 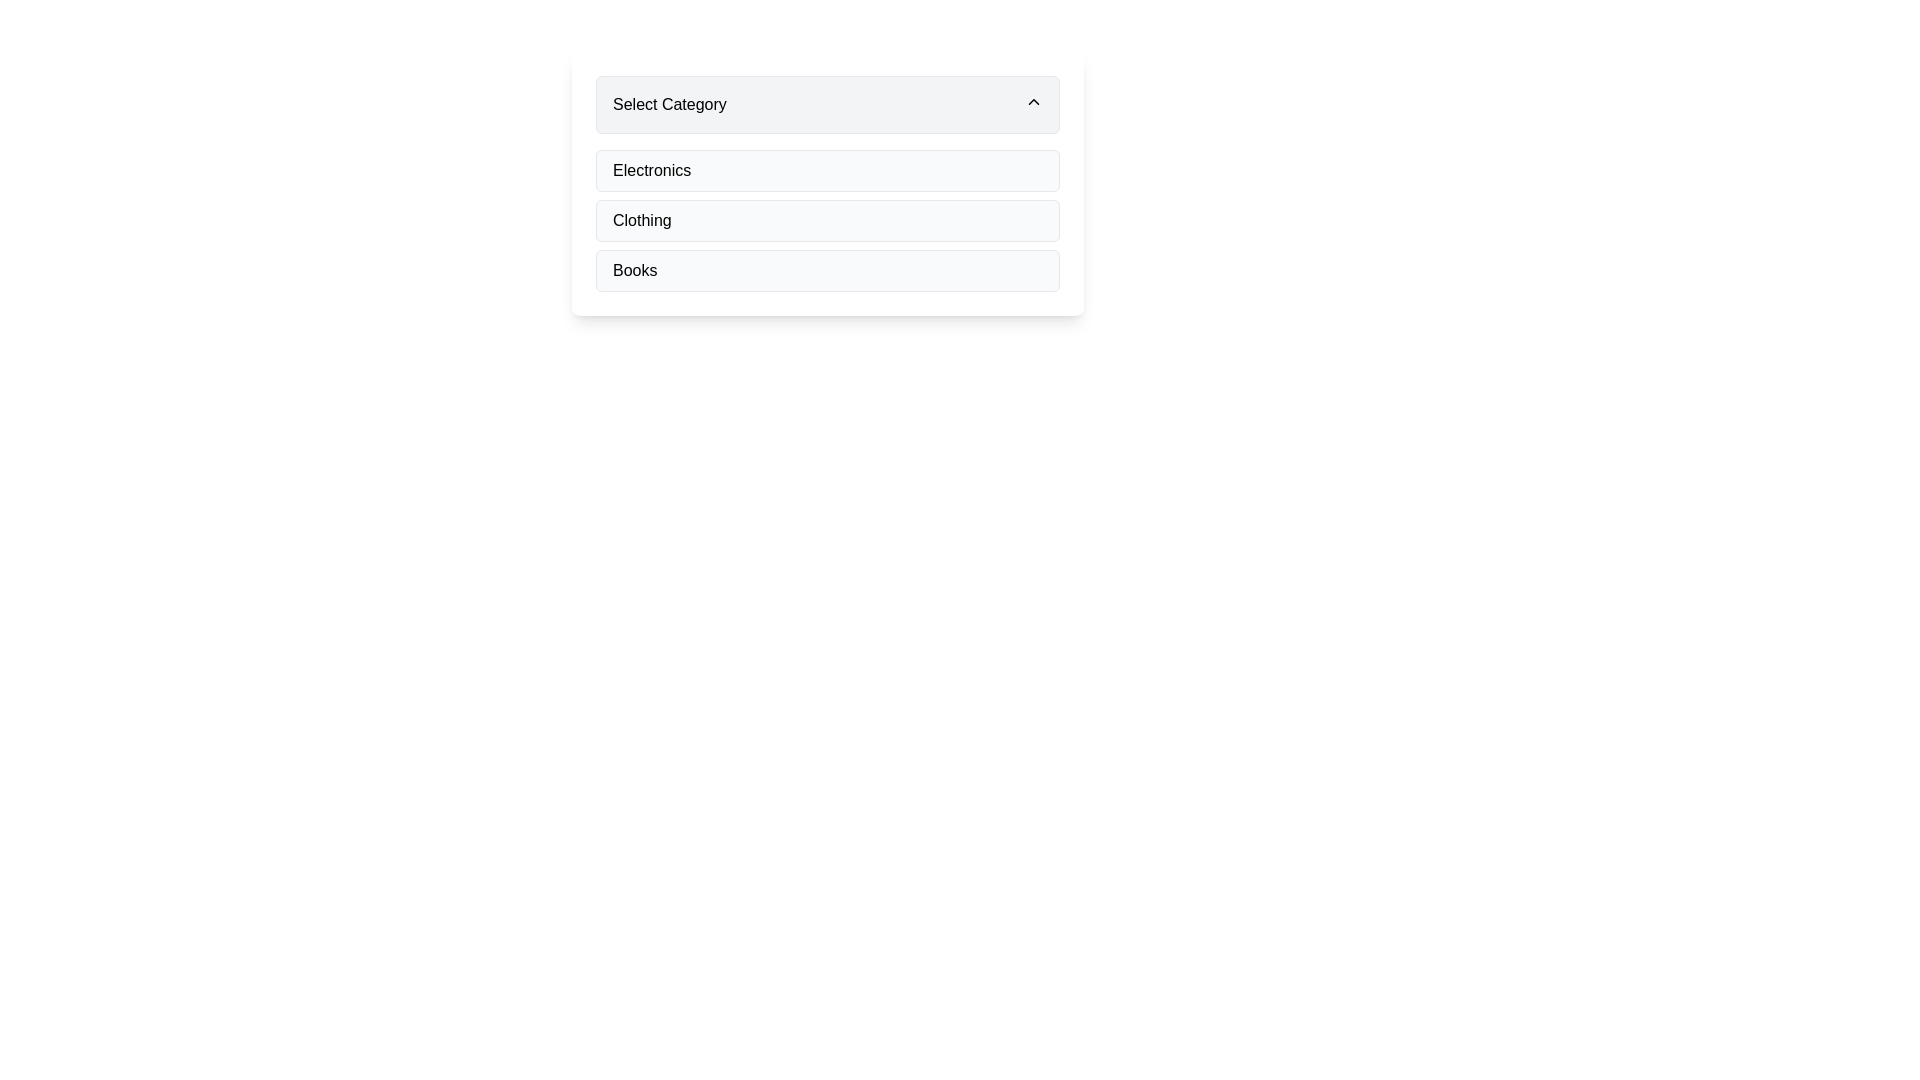 What do you see at coordinates (828, 169) in the screenshot?
I see `the button-like component labeled 'Electronics'` at bounding box center [828, 169].